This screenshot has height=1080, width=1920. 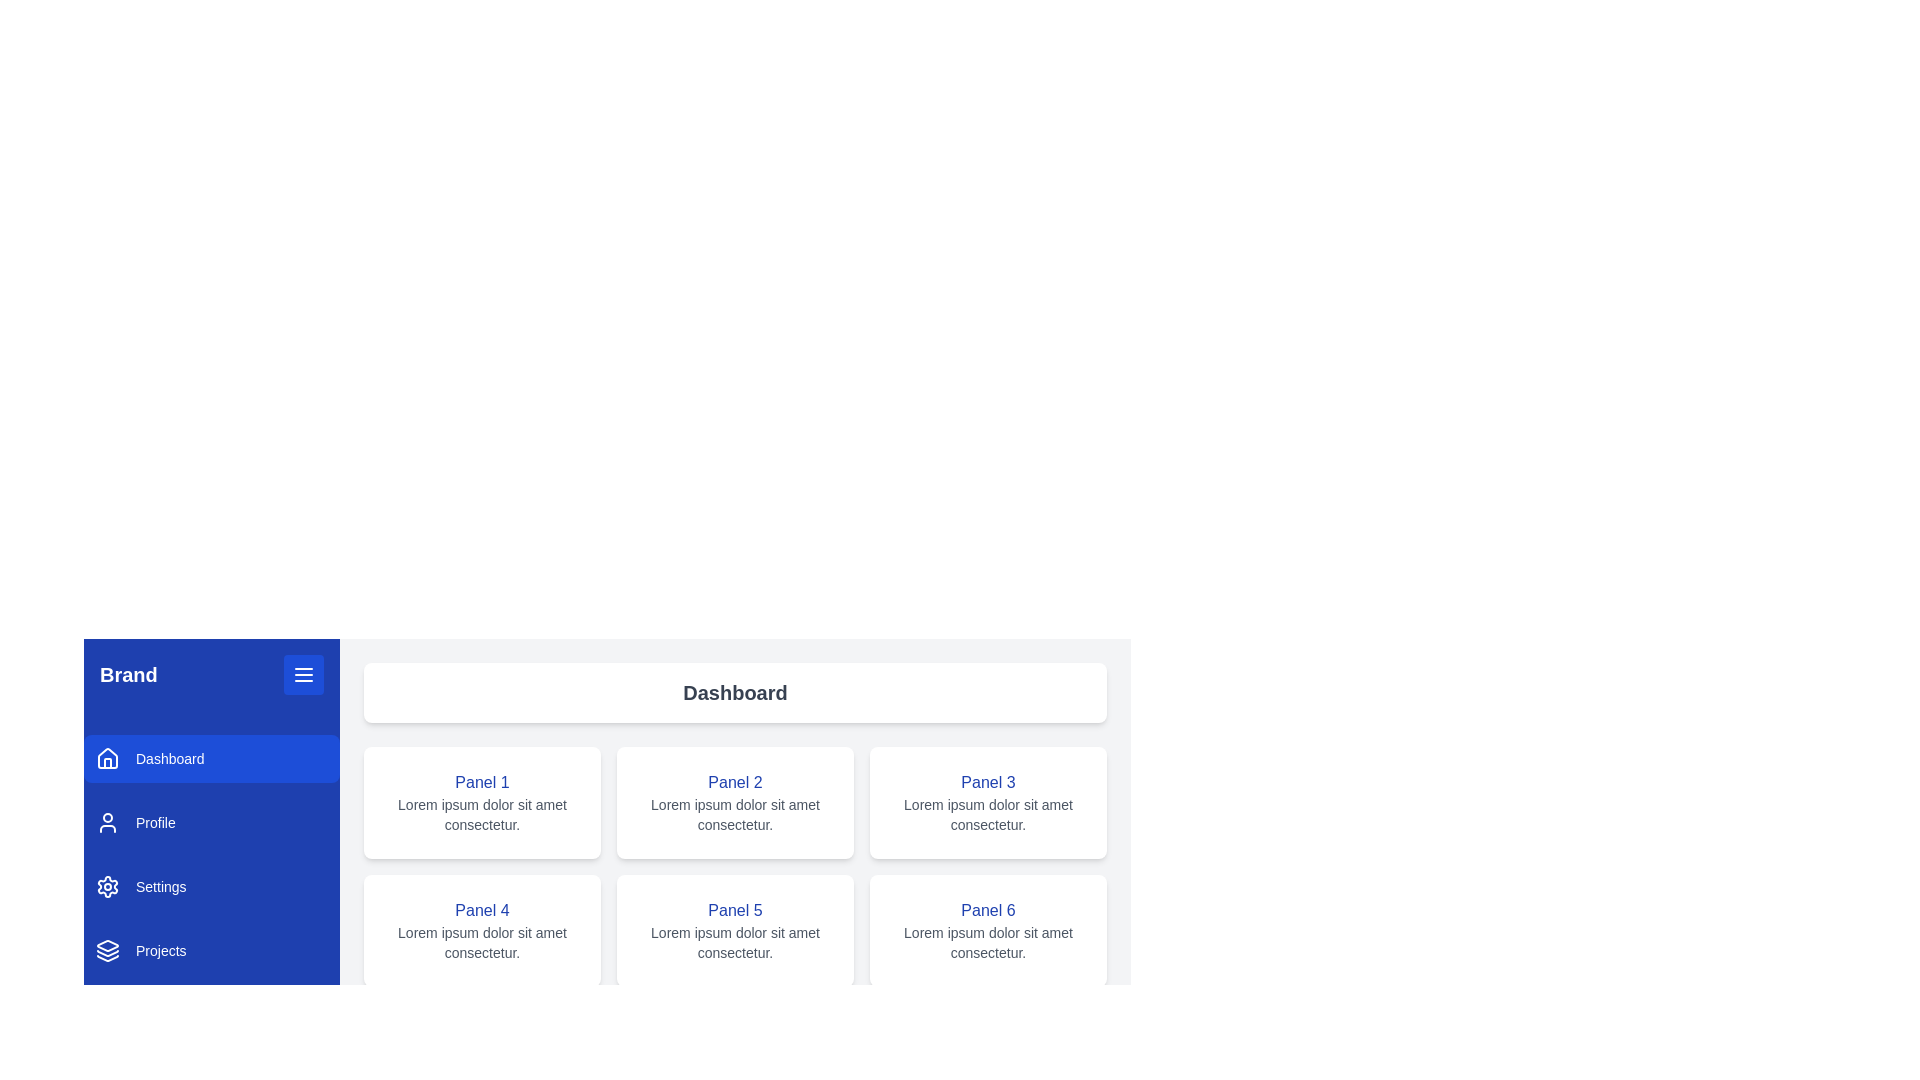 What do you see at coordinates (734, 692) in the screenshot?
I see `the Heading element located at the top center of the content area, which provides context for the section preceding the grid of panels` at bounding box center [734, 692].